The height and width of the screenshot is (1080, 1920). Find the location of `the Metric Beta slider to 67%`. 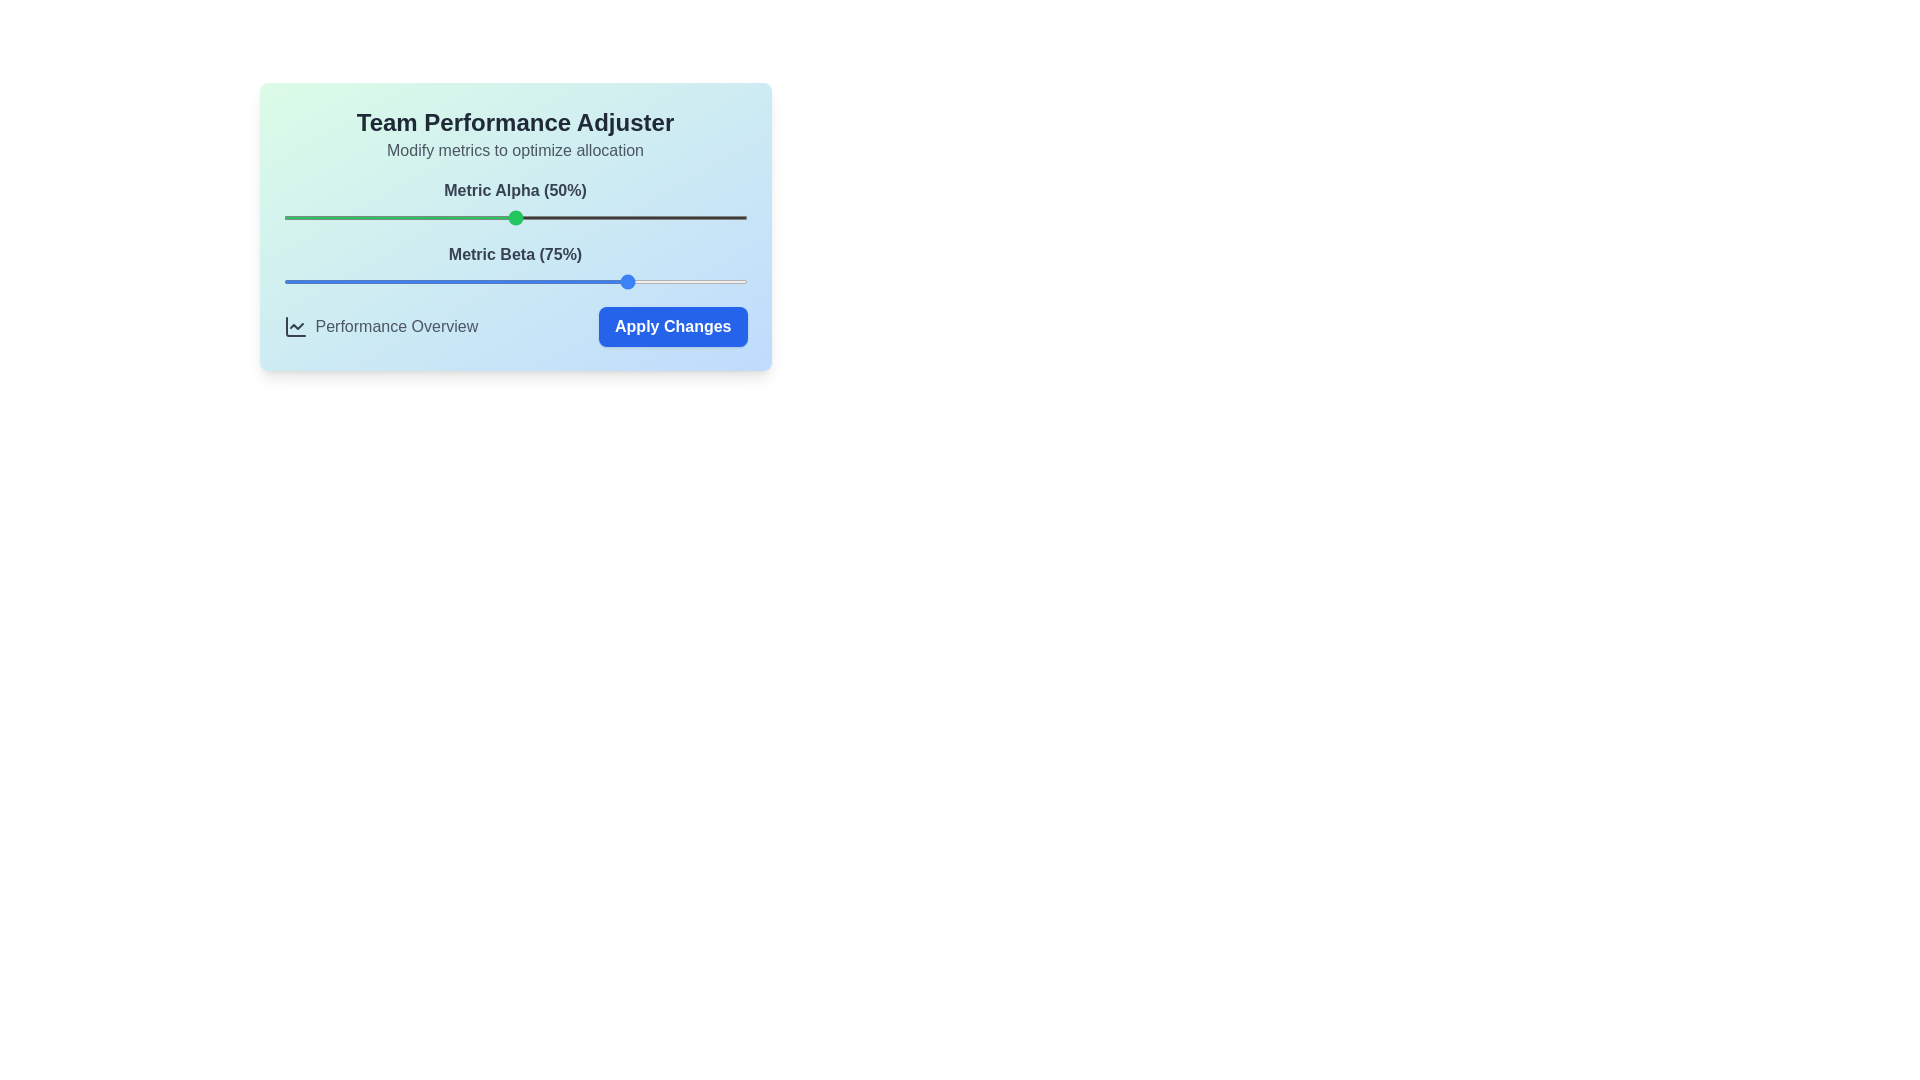

the Metric Beta slider to 67% is located at coordinates (593, 281).